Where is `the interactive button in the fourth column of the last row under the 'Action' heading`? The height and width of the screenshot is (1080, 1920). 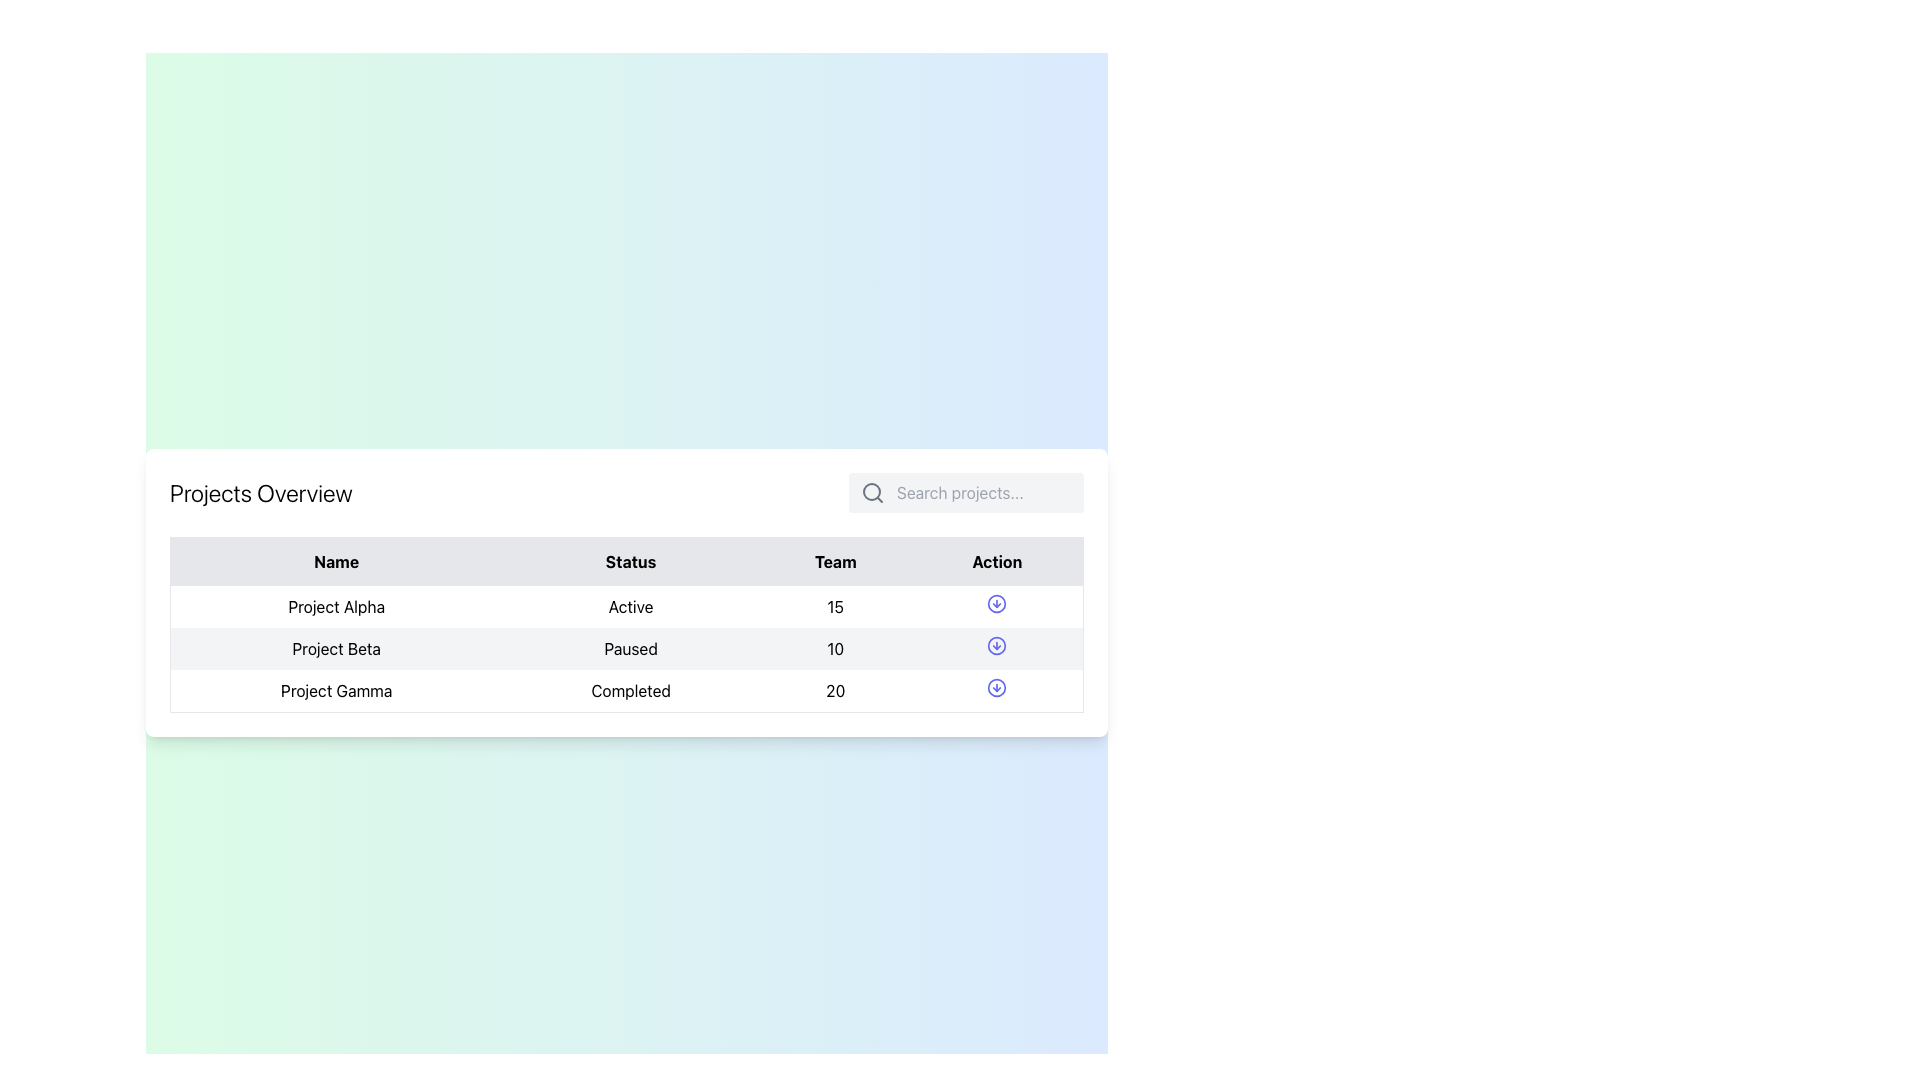
the interactive button in the fourth column of the last row under the 'Action' heading is located at coordinates (997, 690).